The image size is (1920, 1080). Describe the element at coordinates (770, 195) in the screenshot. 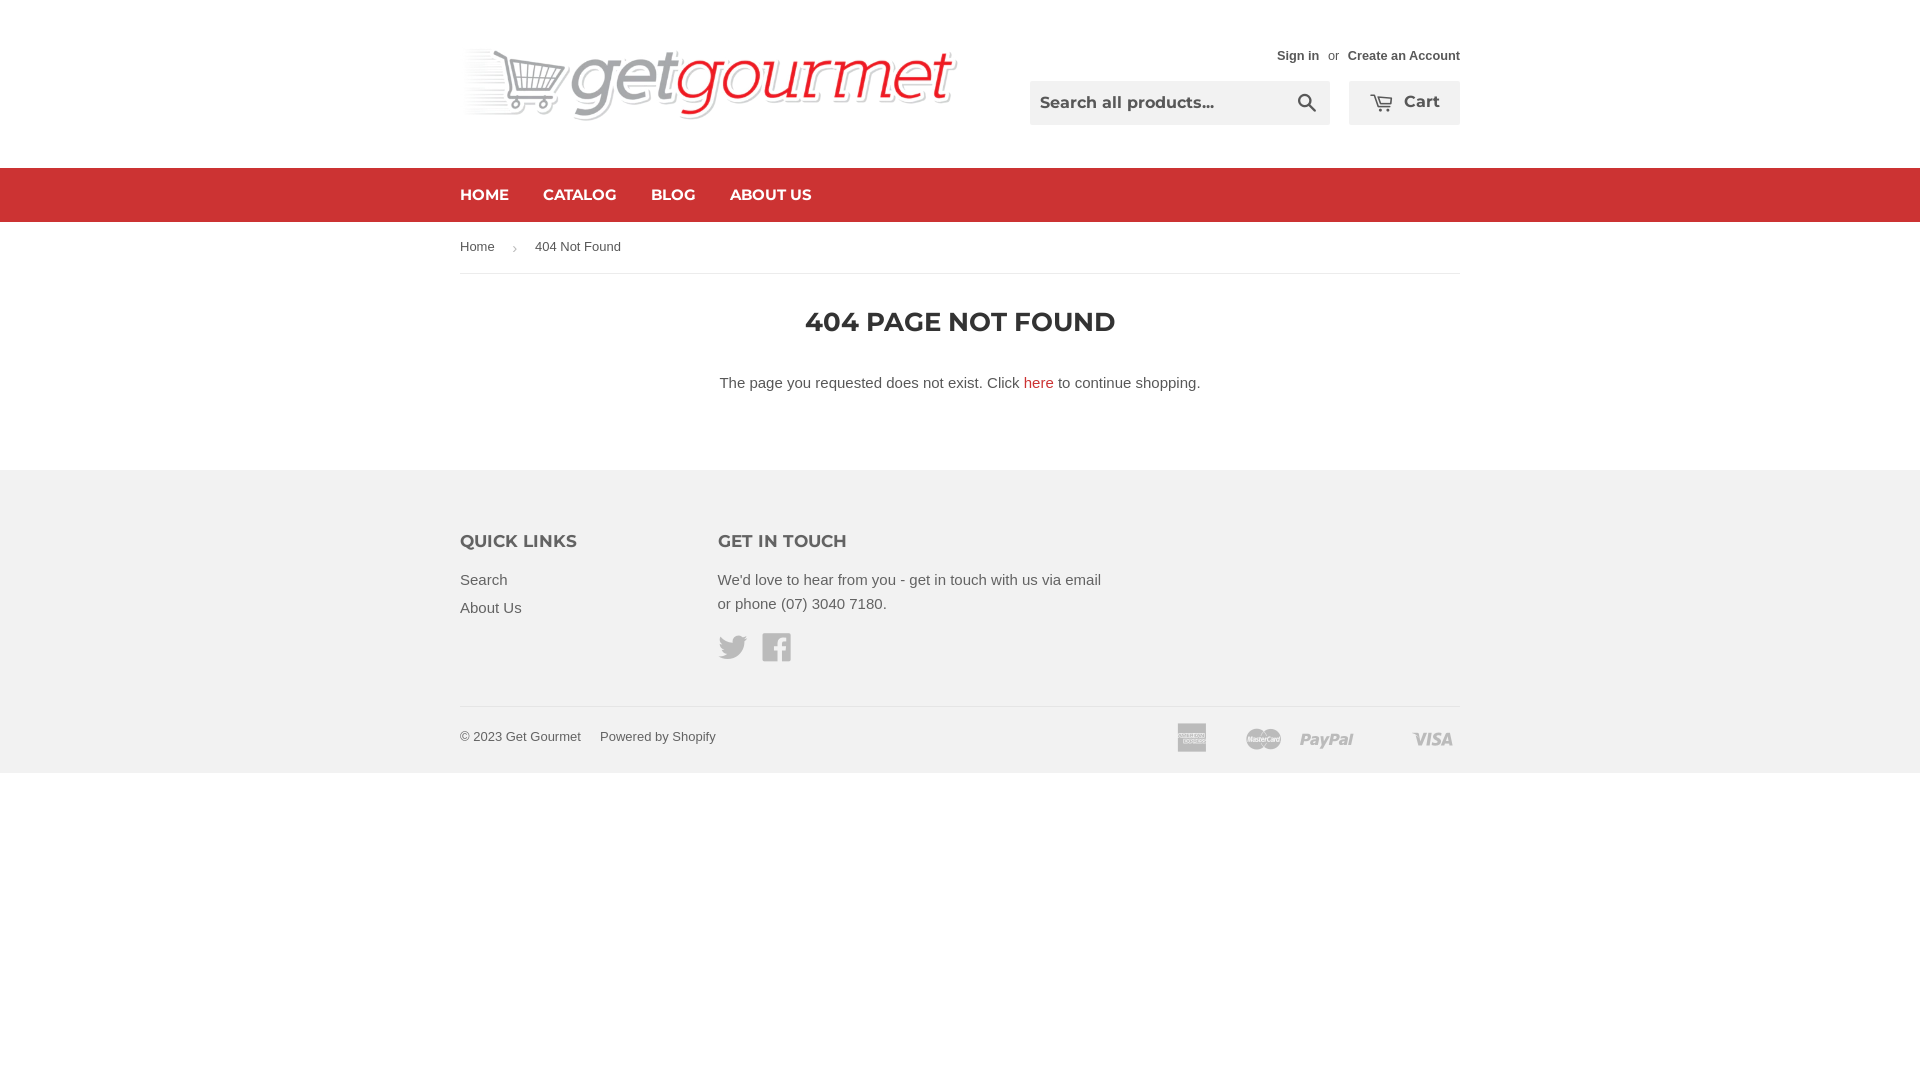

I see `'ABOUT US'` at that location.